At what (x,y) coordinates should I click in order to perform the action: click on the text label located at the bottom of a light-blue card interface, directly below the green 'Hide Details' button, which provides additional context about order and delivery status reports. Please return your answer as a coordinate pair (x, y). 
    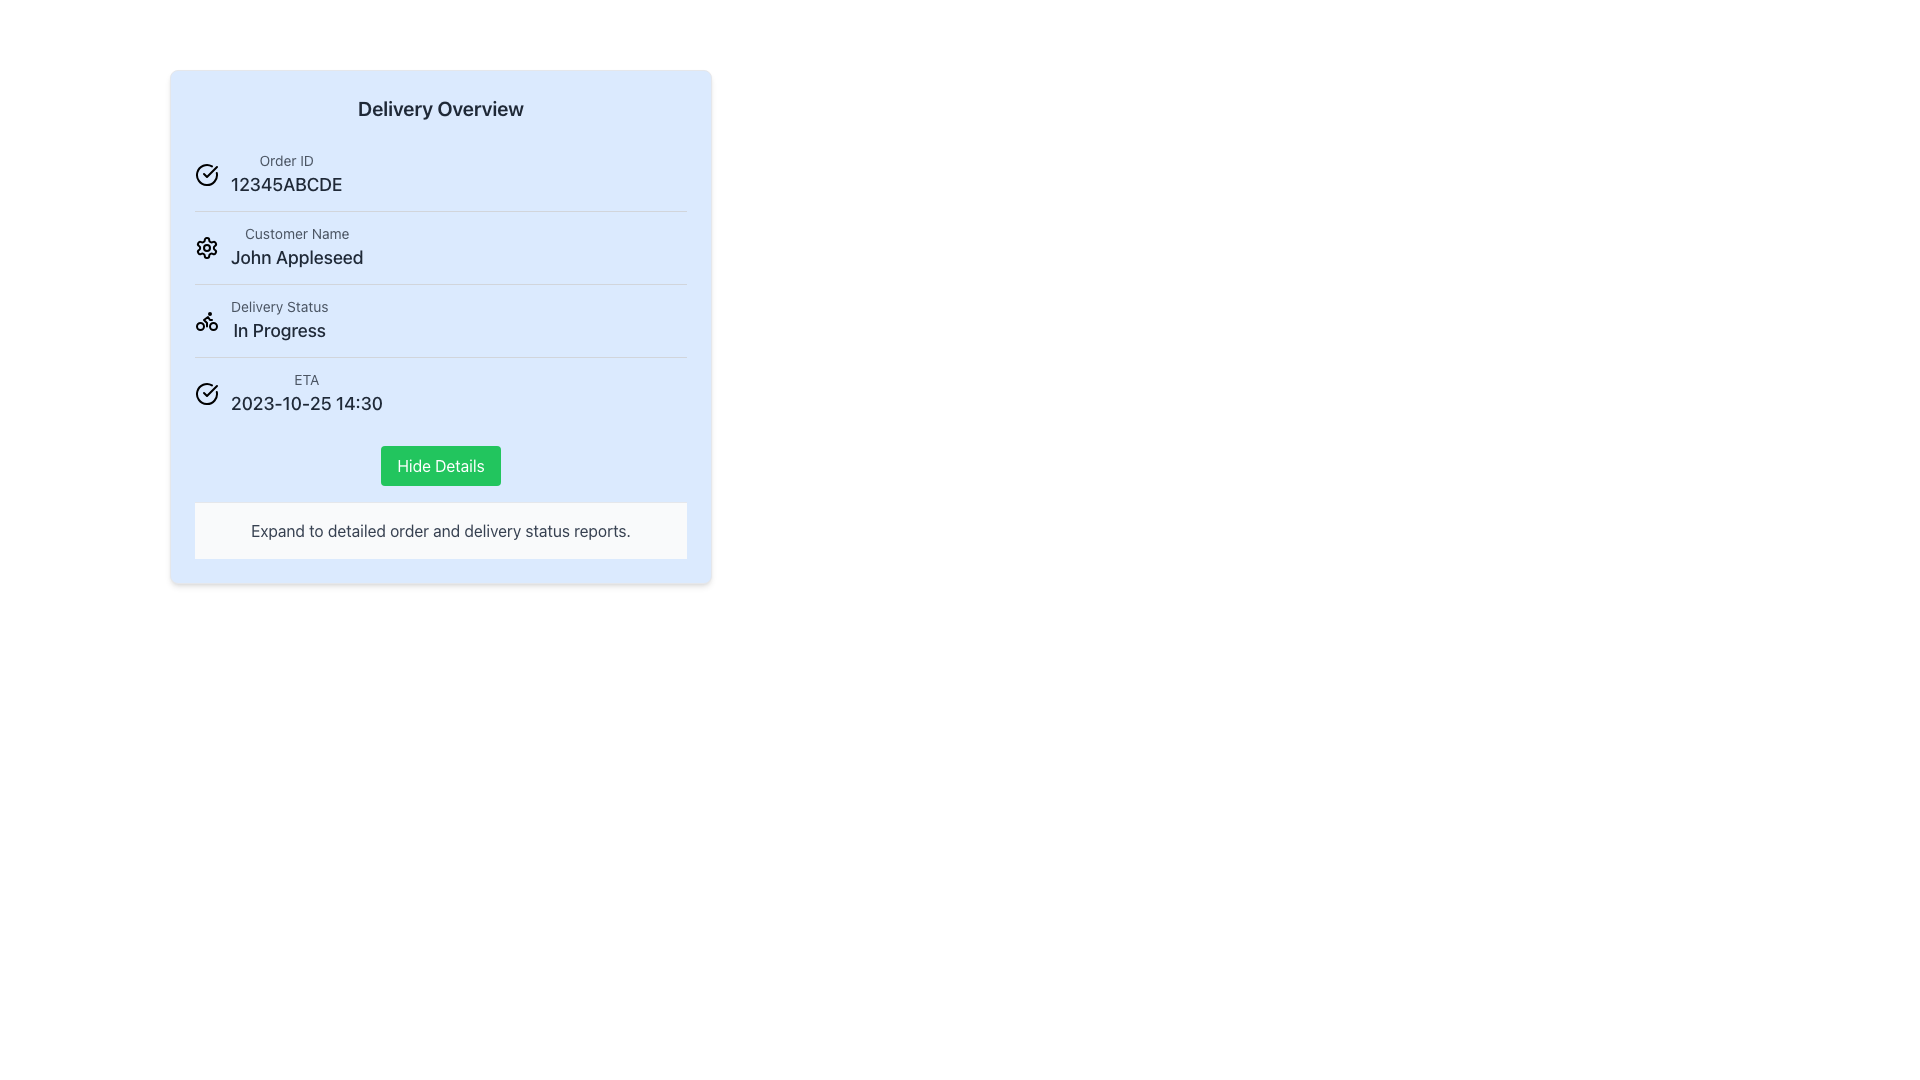
    Looking at the image, I should click on (440, 530).